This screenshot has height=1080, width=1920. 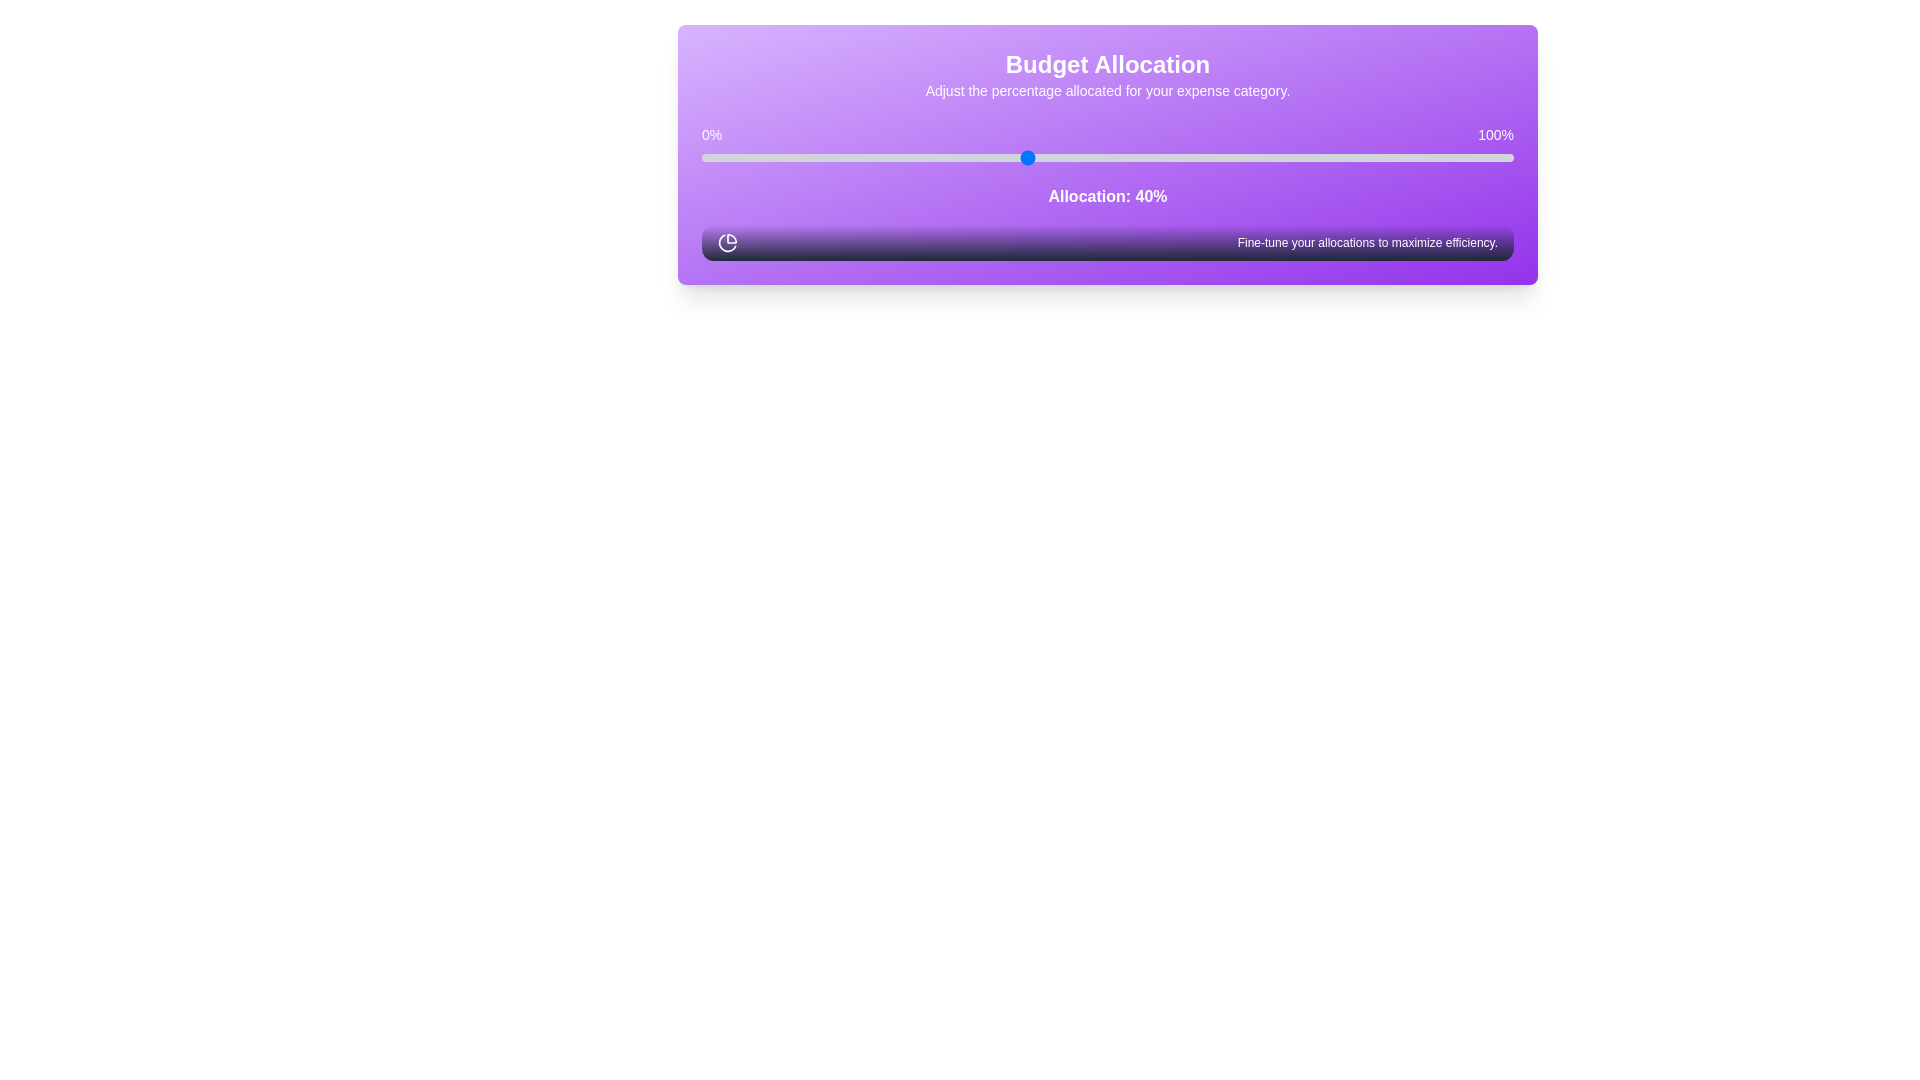 I want to click on the allocation percentage, so click(x=1383, y=157).